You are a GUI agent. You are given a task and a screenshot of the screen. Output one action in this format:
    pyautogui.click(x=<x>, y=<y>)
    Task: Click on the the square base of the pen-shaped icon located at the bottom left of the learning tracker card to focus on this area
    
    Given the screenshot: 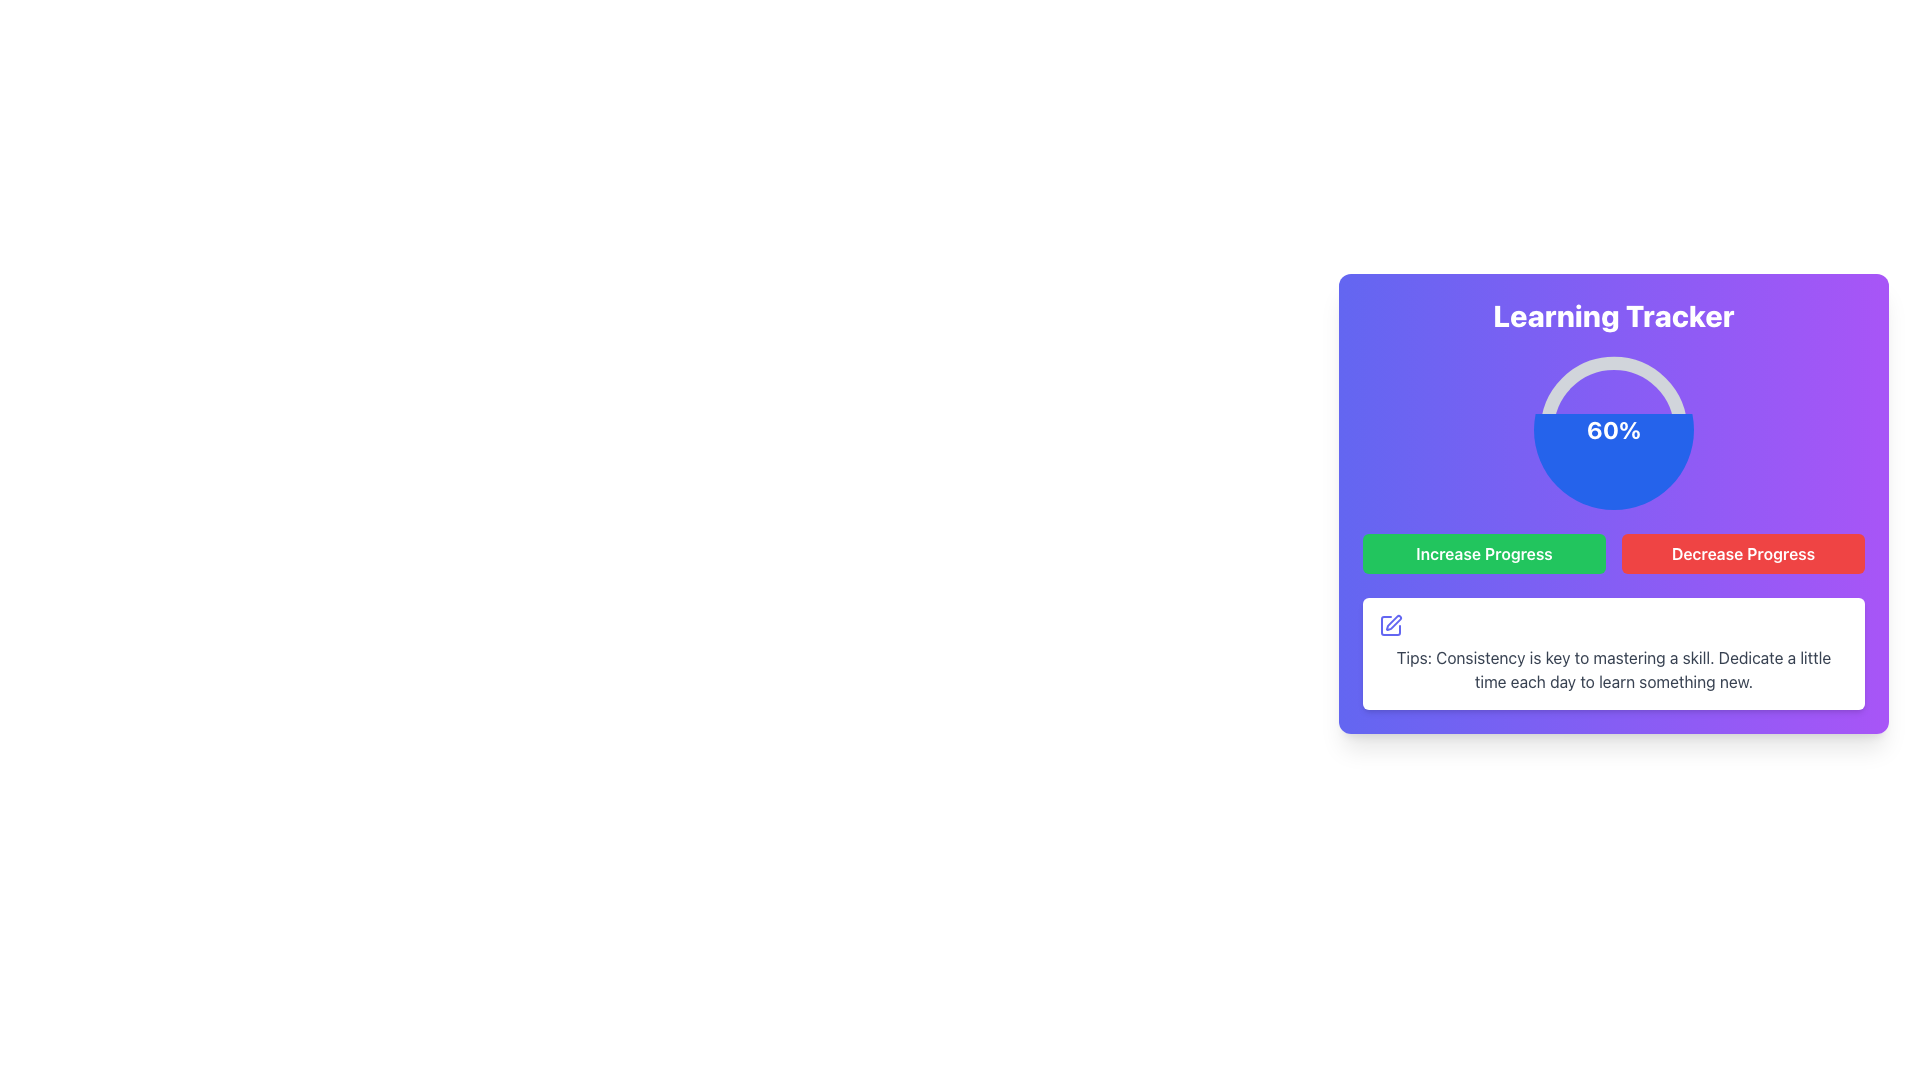 What is the action you would take?
    pyautogui.click(x=1390, y=624)
    